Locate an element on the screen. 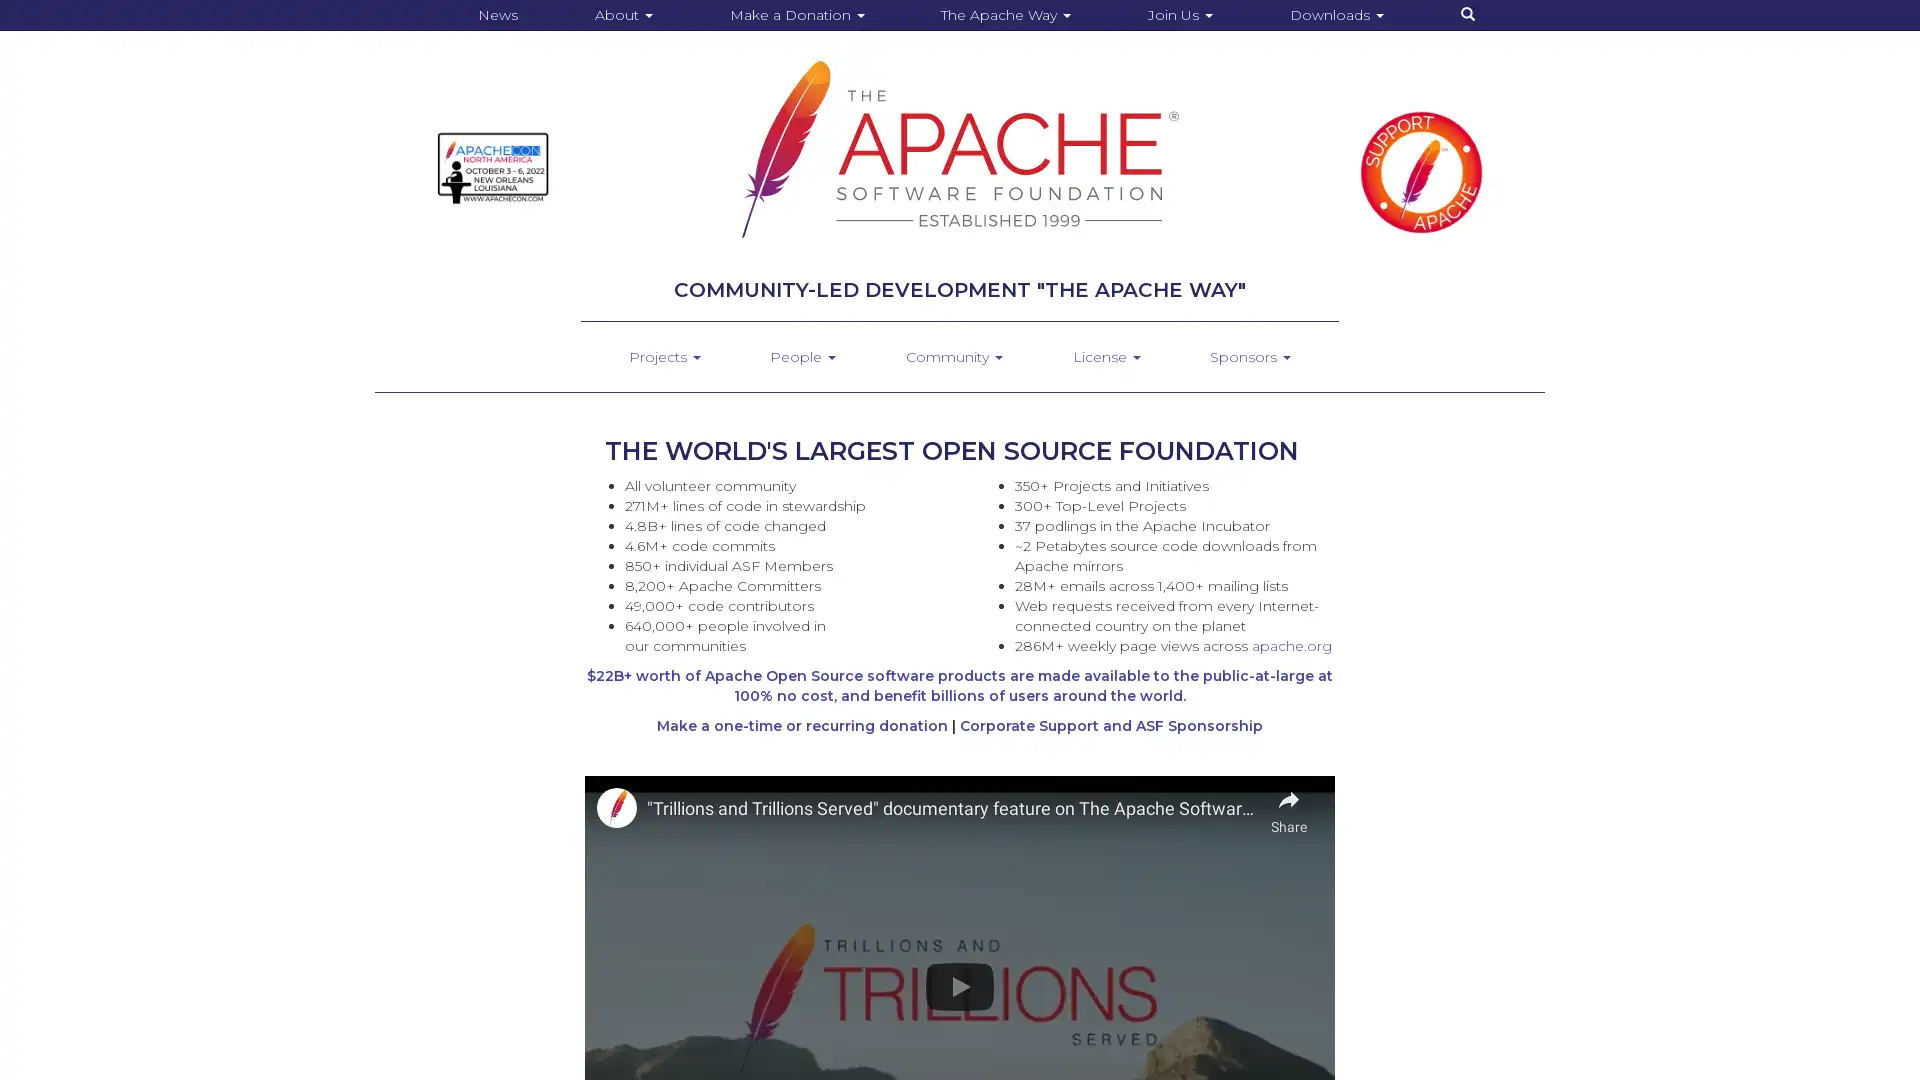  Projects is located at coordinates (663, 356).